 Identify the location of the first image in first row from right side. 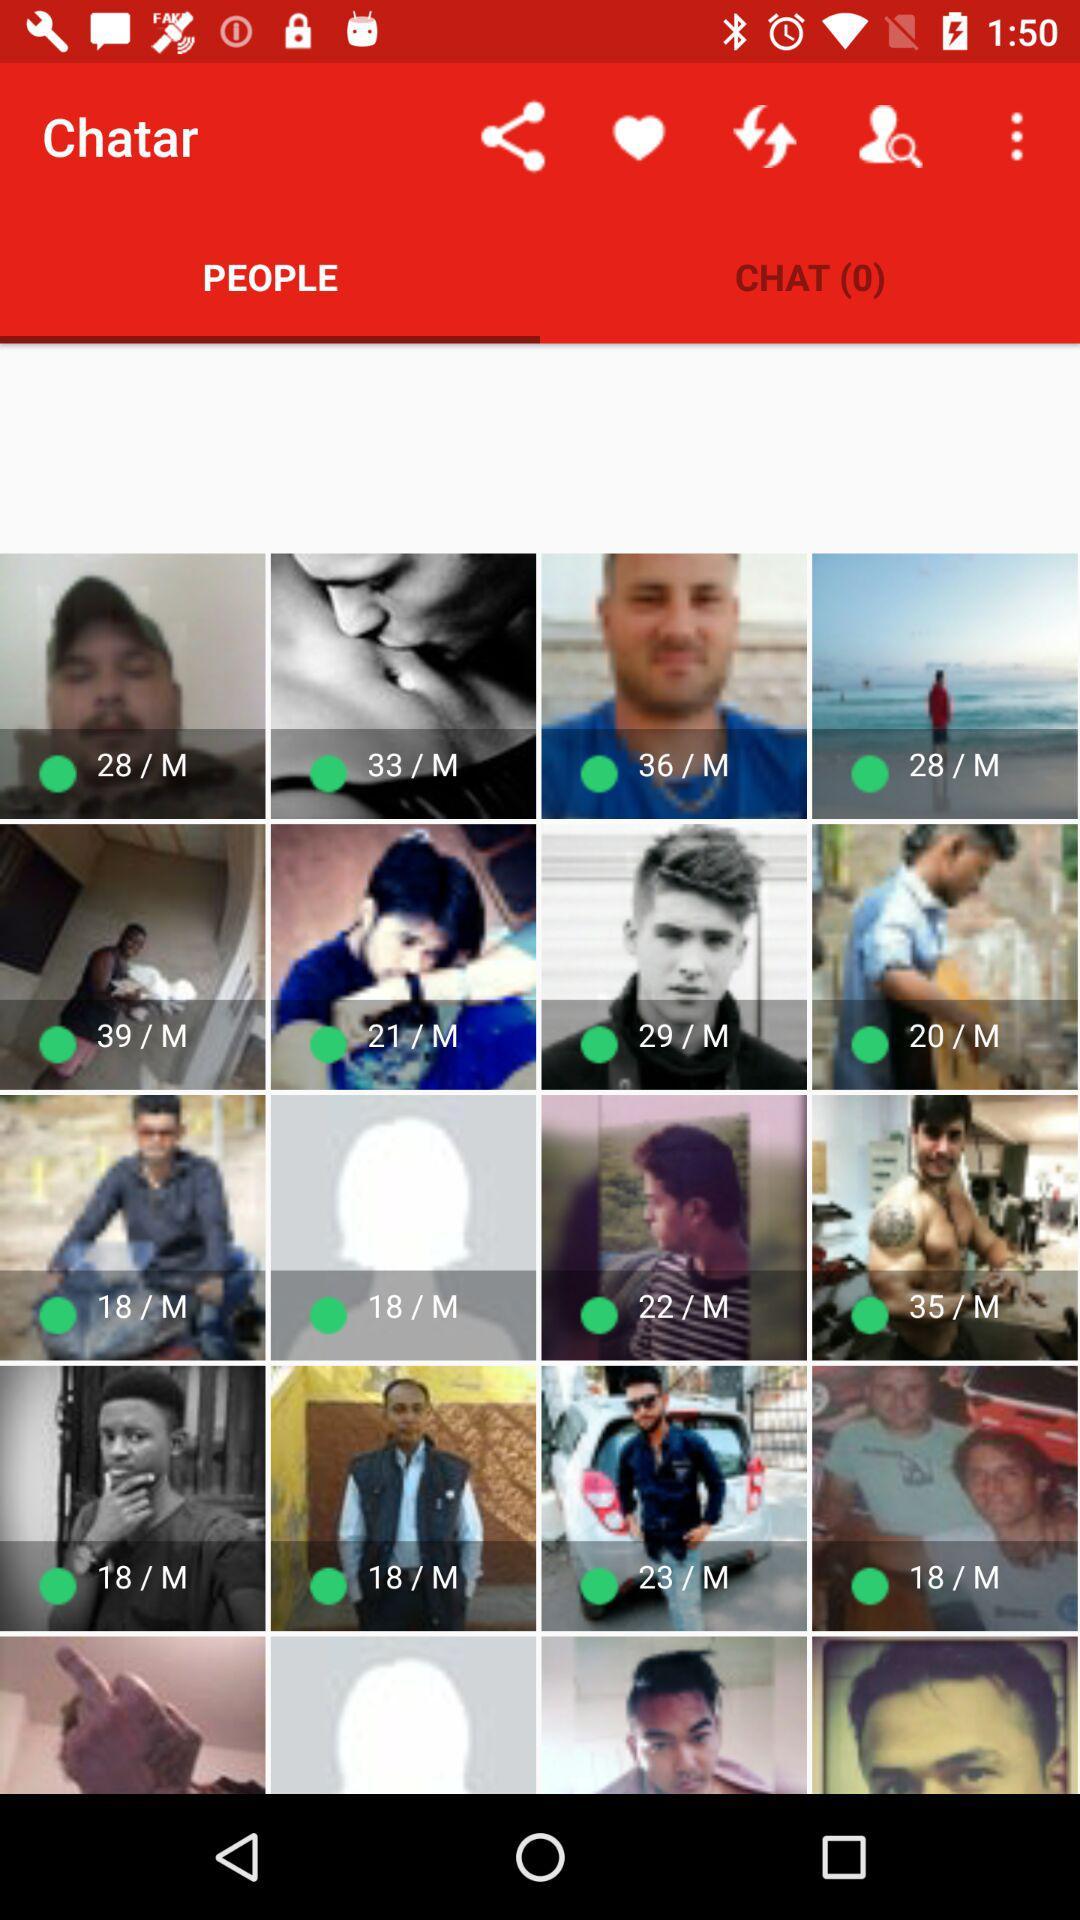
(945, 686).